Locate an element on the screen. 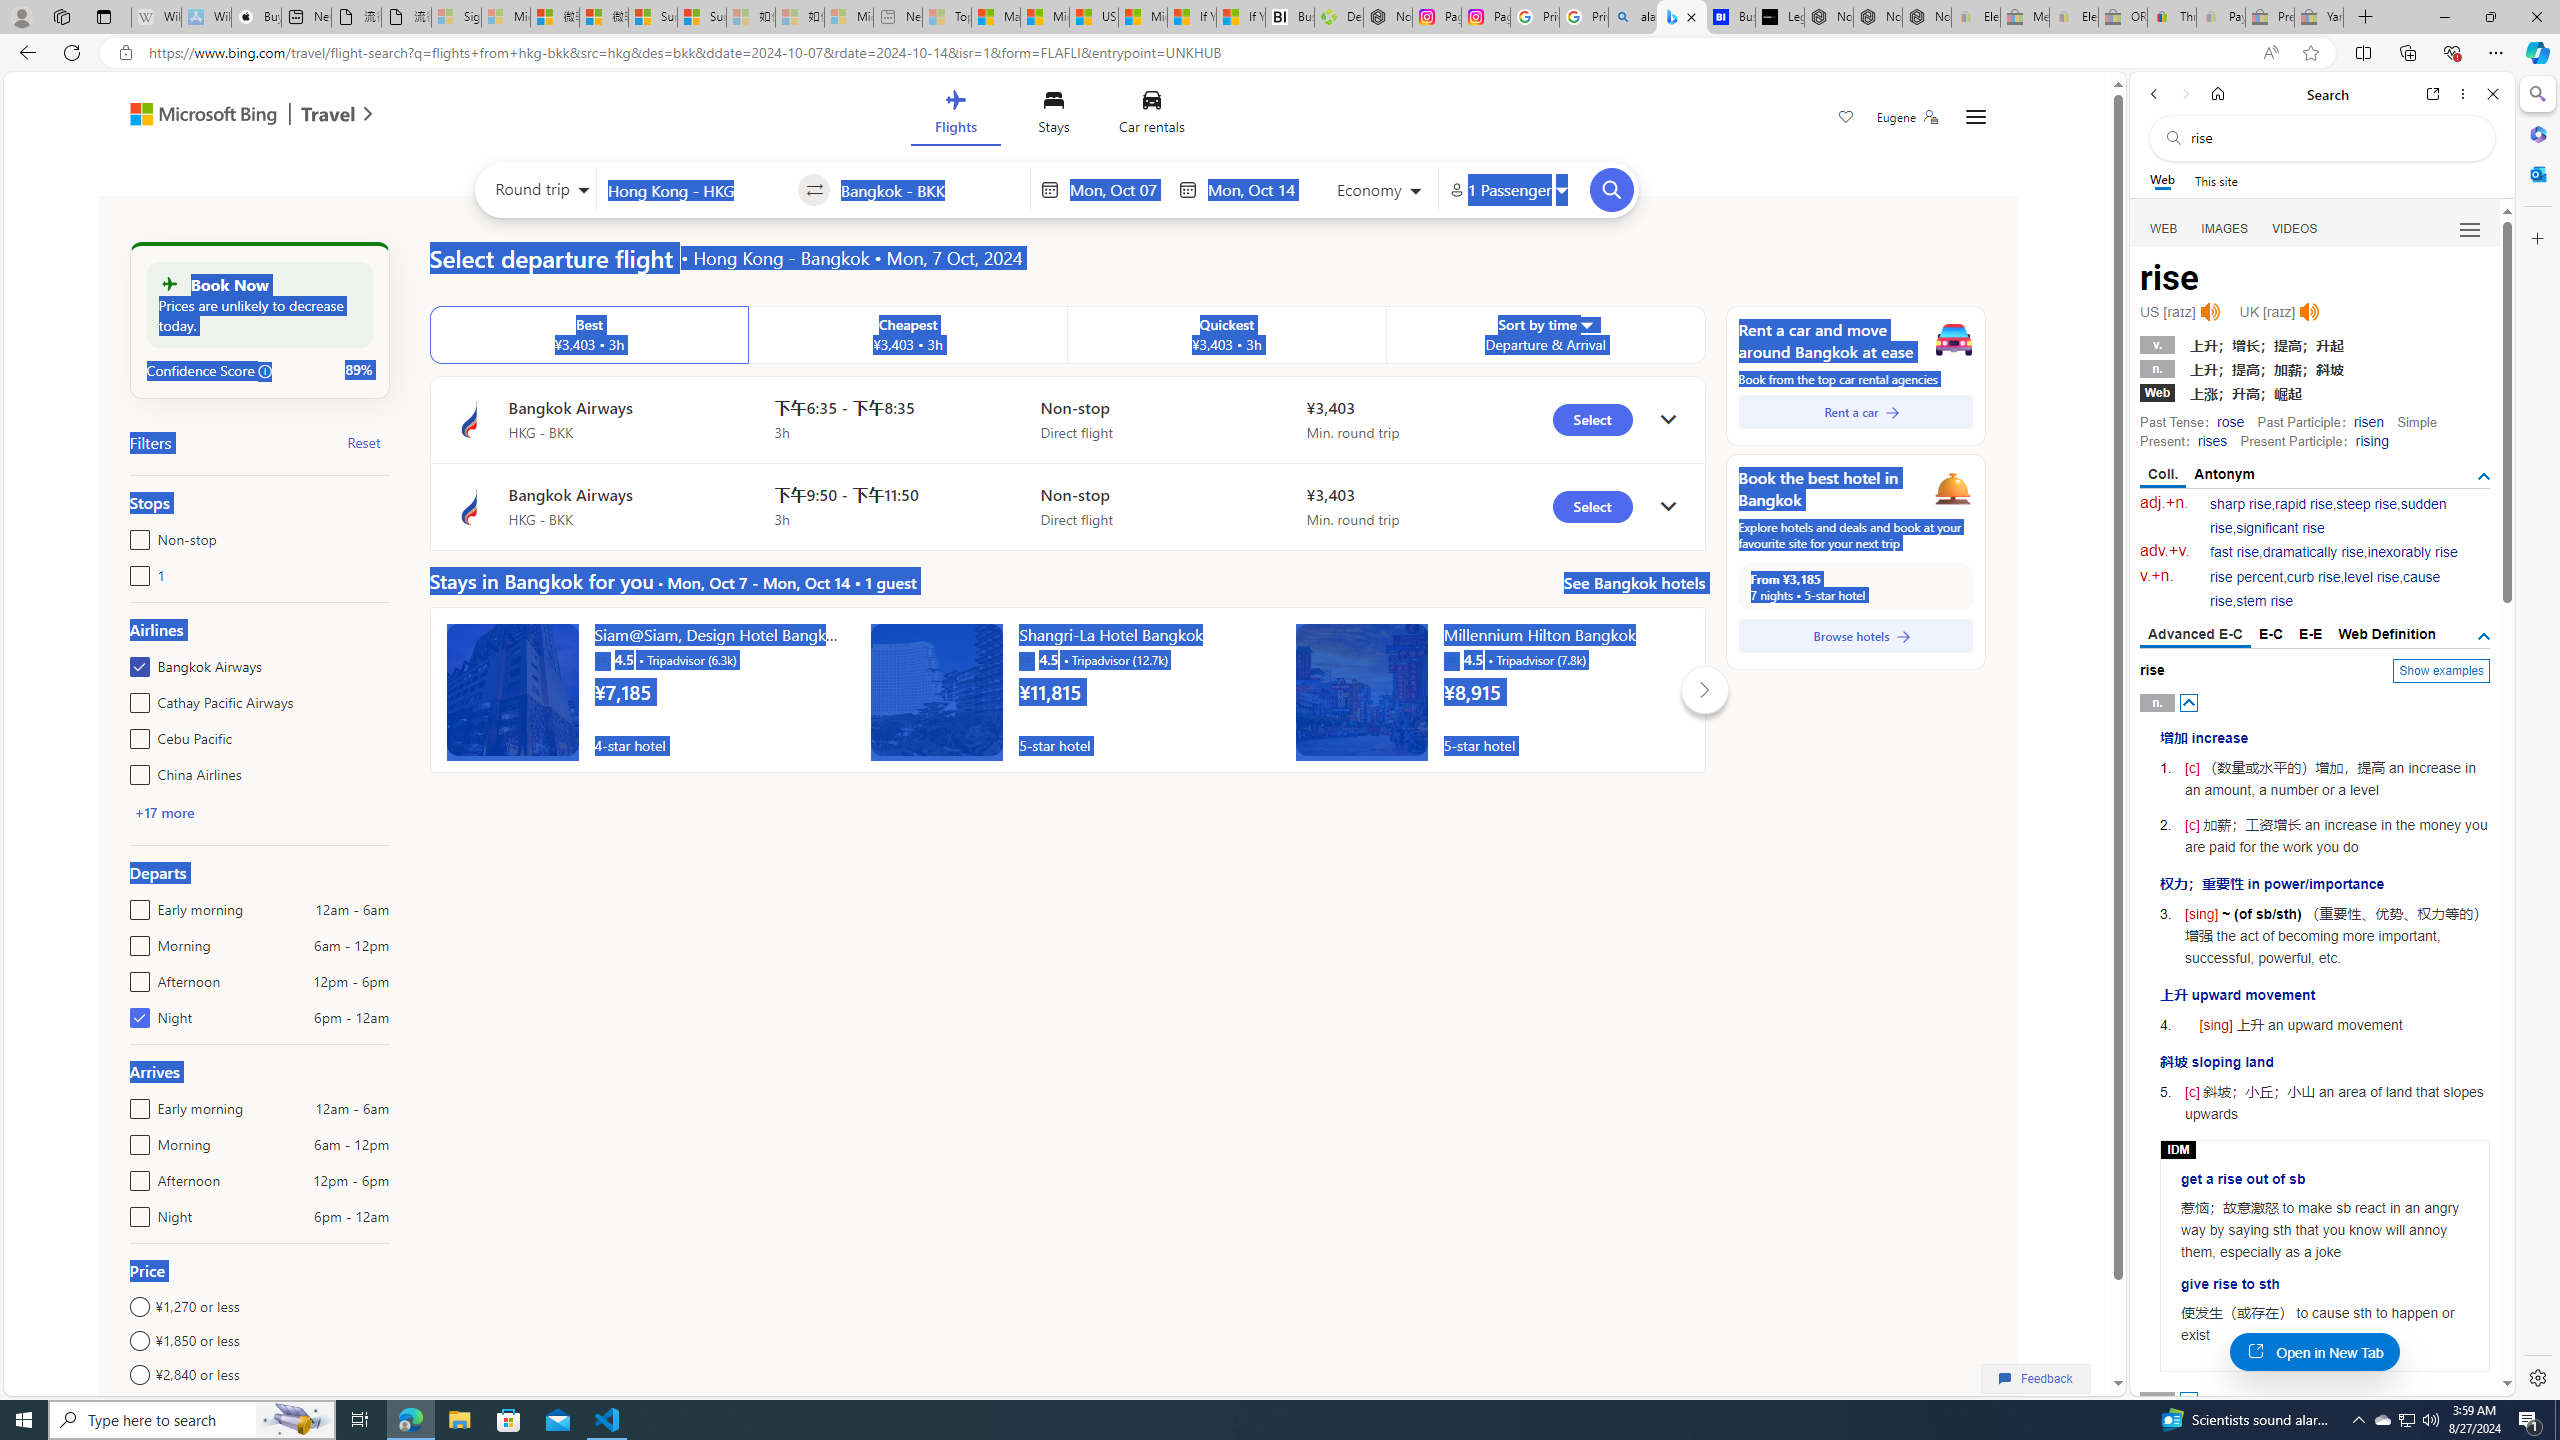 This screenshot has height=1440, width=2560. 'significant rise' is located at coordinates (2278, 528).